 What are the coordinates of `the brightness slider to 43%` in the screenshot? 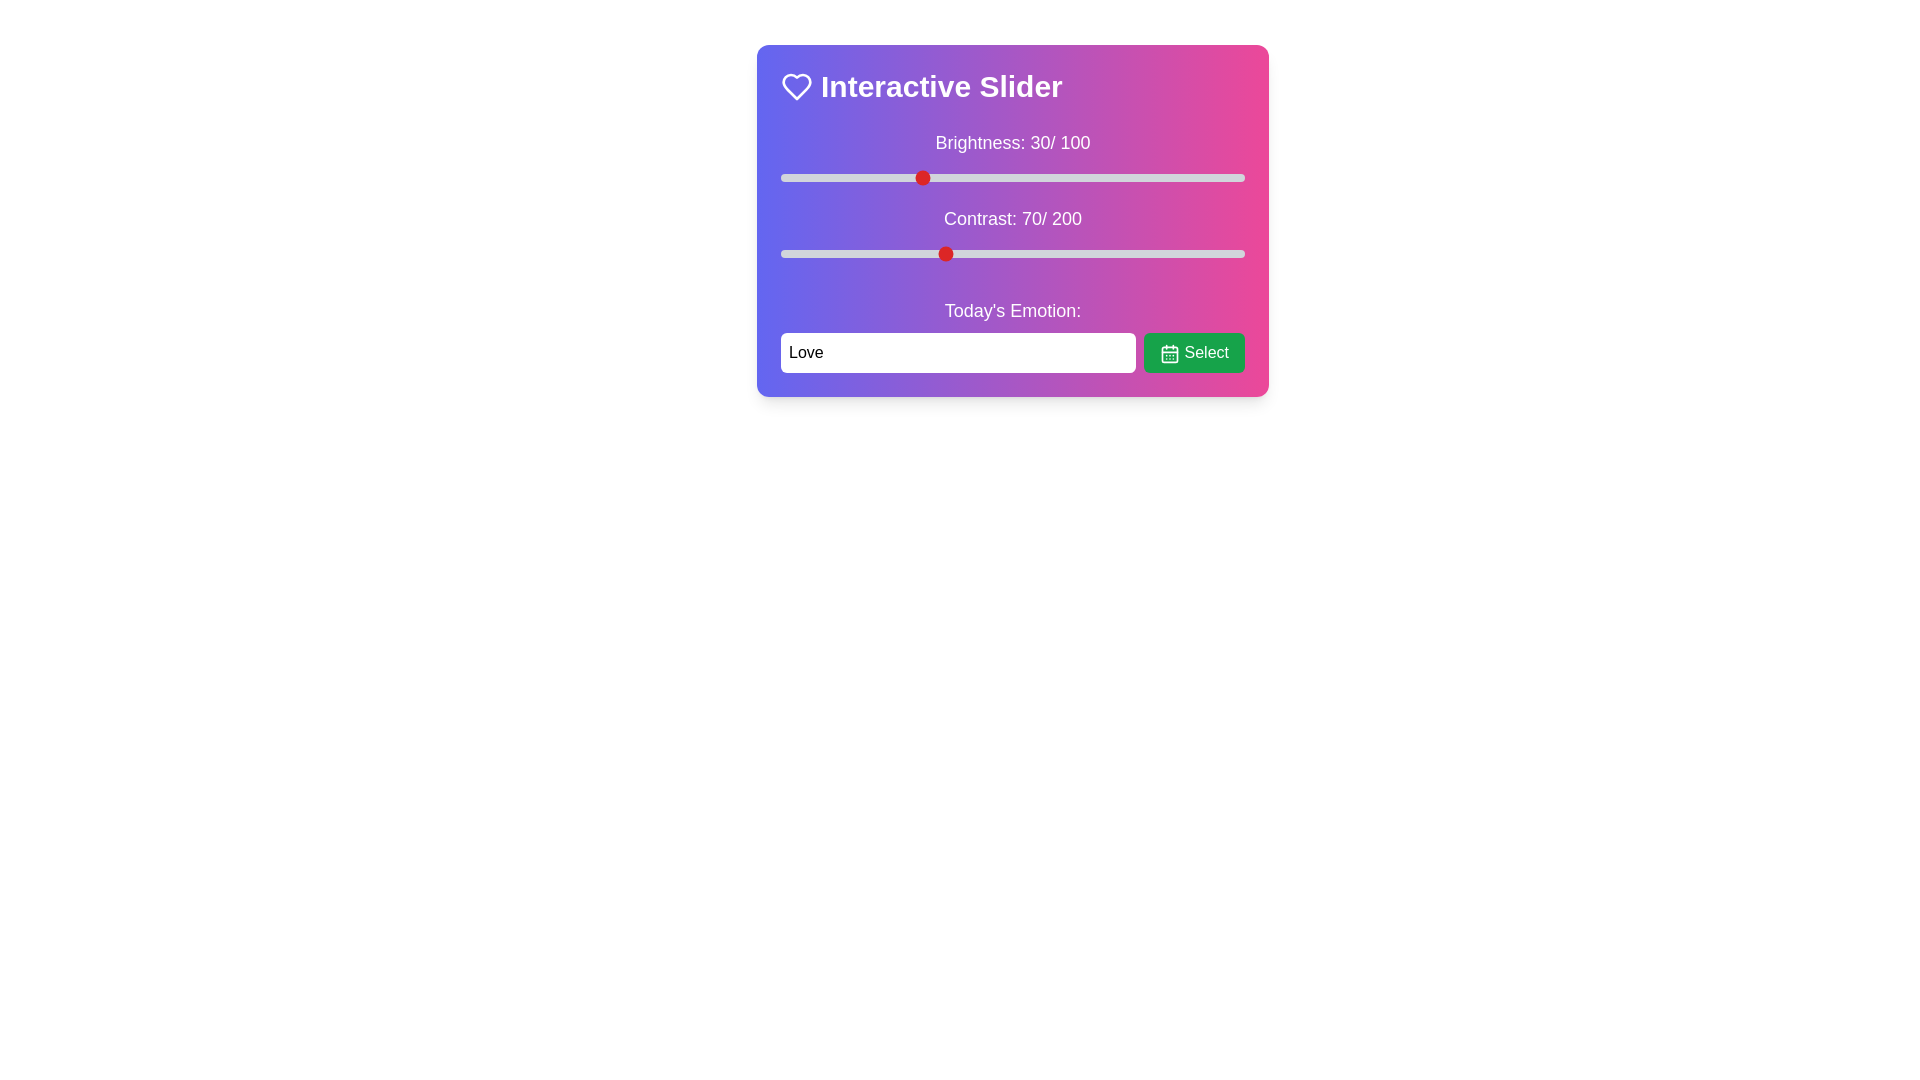 It's located at (980, 176).